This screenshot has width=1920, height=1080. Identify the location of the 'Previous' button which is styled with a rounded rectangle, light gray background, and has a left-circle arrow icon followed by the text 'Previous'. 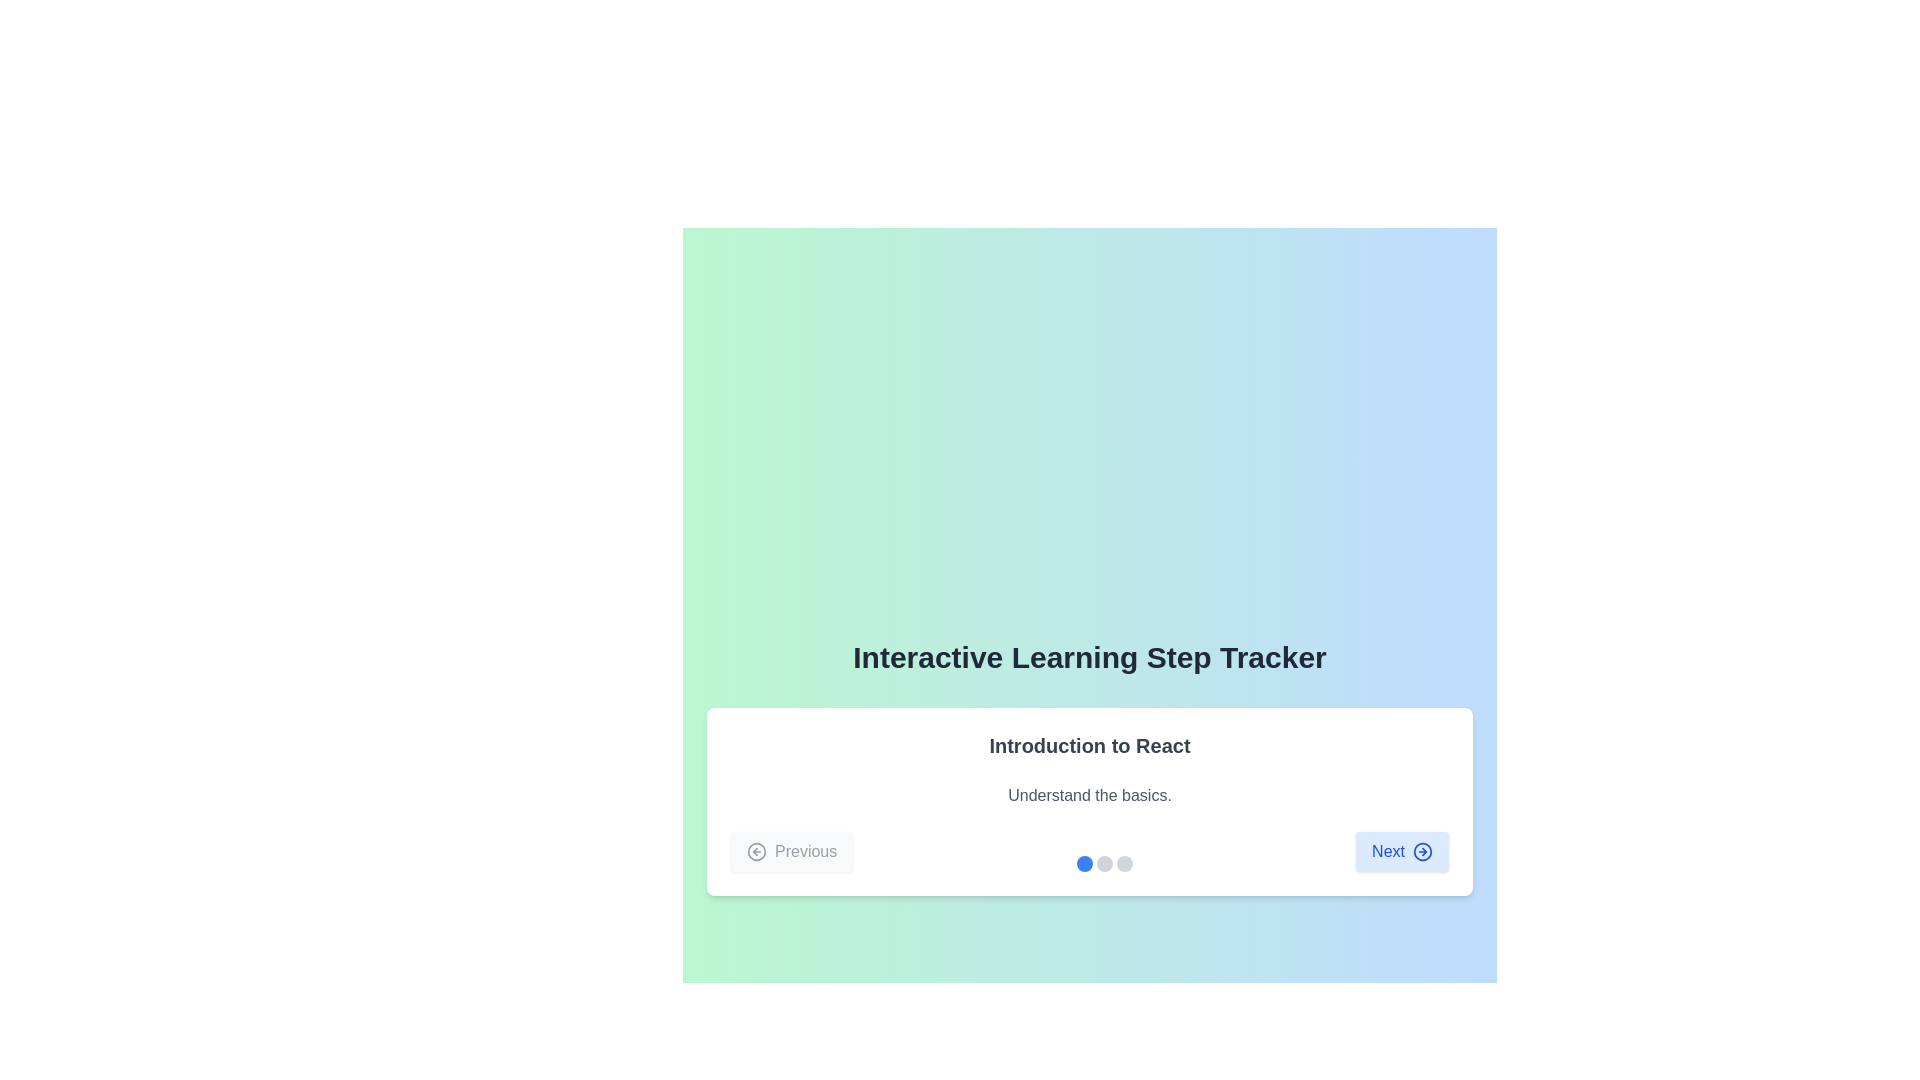
(791, 852).